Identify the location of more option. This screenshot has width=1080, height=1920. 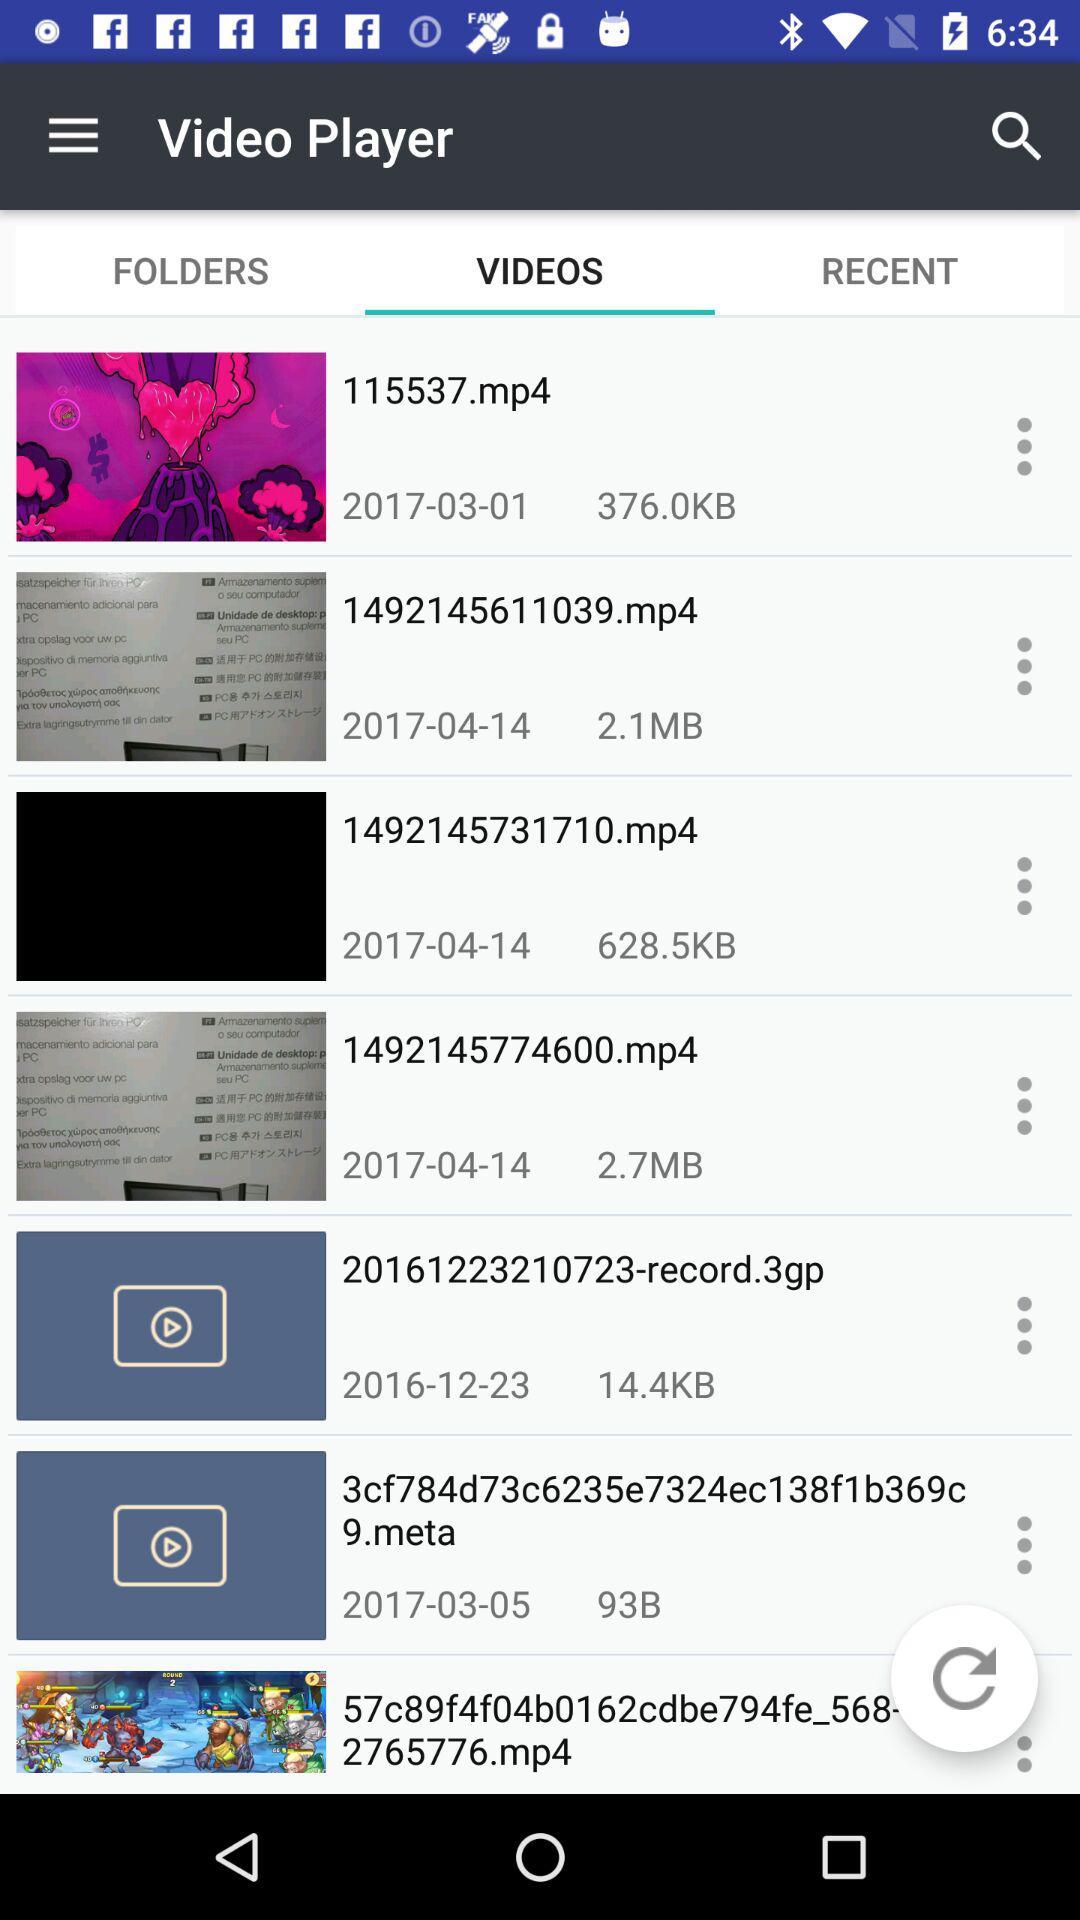
(1024, 885).